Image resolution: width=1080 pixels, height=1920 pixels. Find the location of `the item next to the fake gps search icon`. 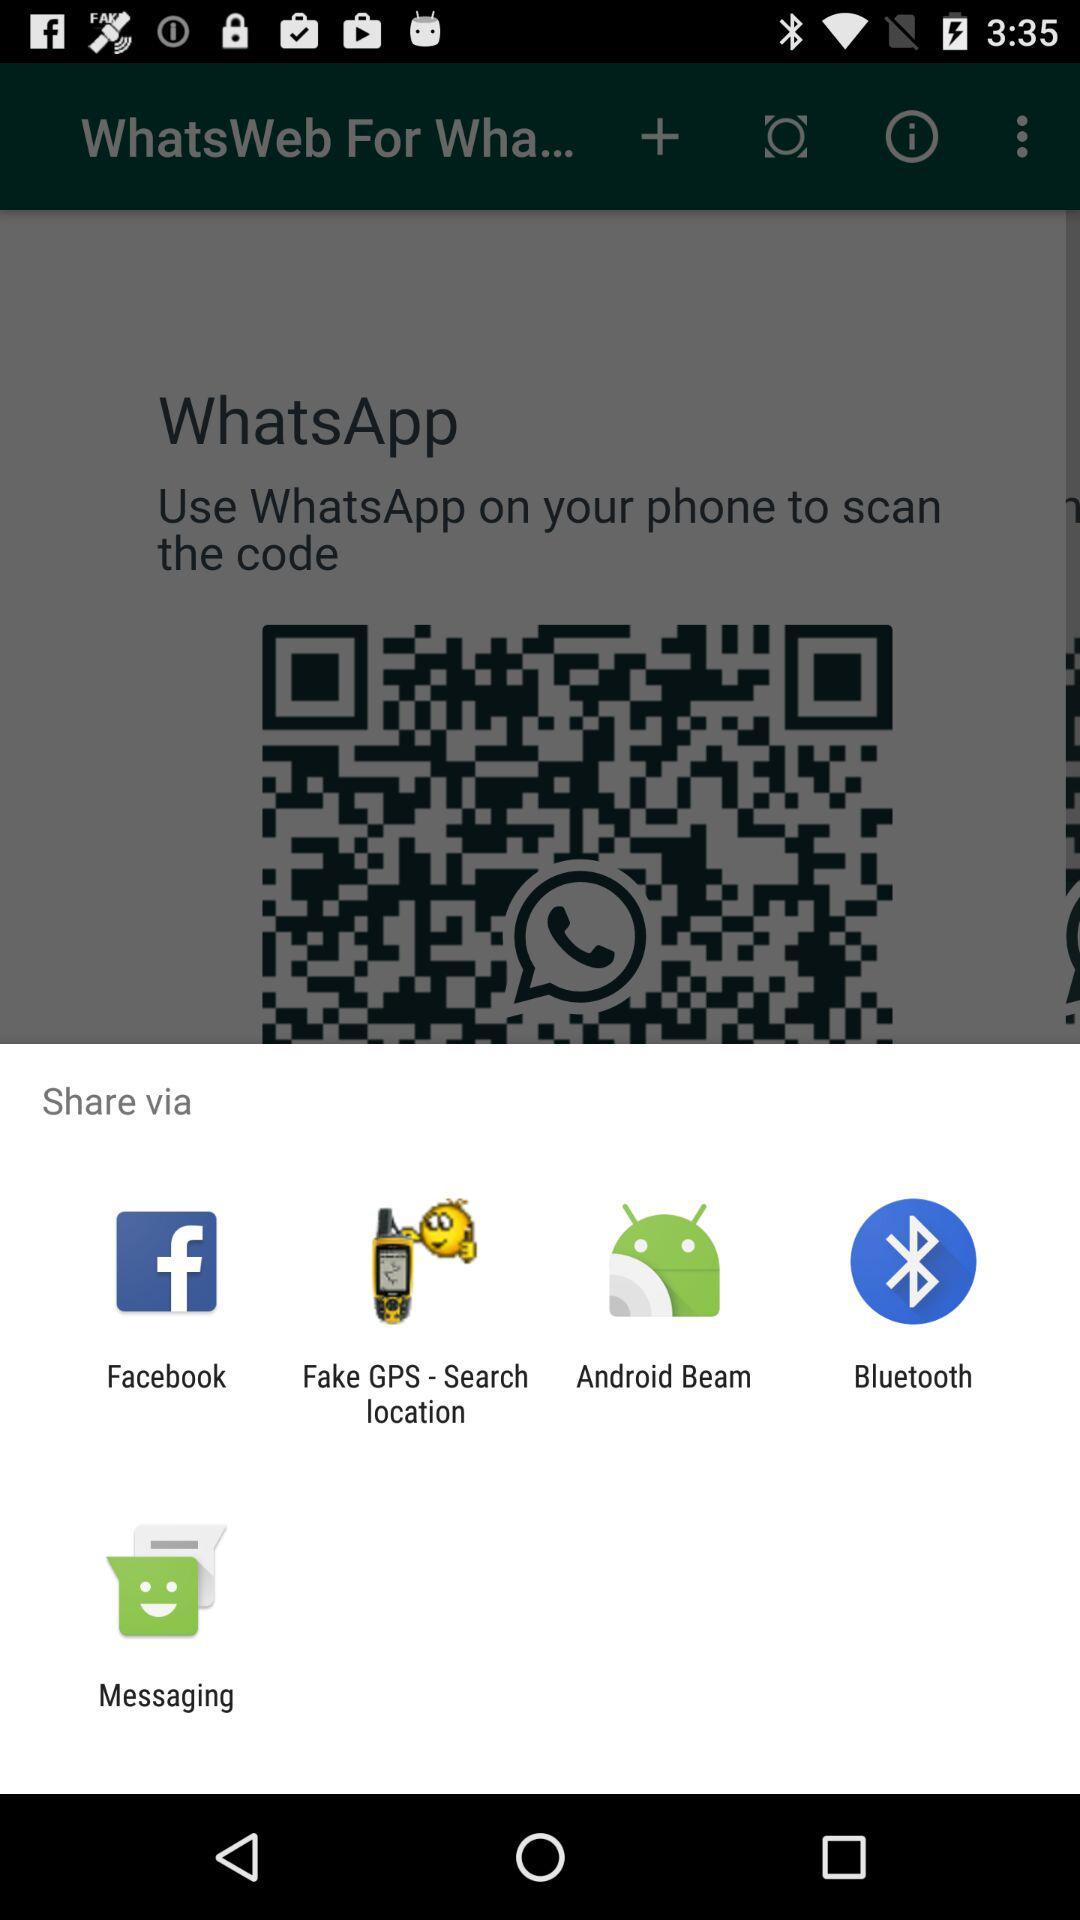

the item next to the fake gps search icon is located at coordinates (664, 1392).